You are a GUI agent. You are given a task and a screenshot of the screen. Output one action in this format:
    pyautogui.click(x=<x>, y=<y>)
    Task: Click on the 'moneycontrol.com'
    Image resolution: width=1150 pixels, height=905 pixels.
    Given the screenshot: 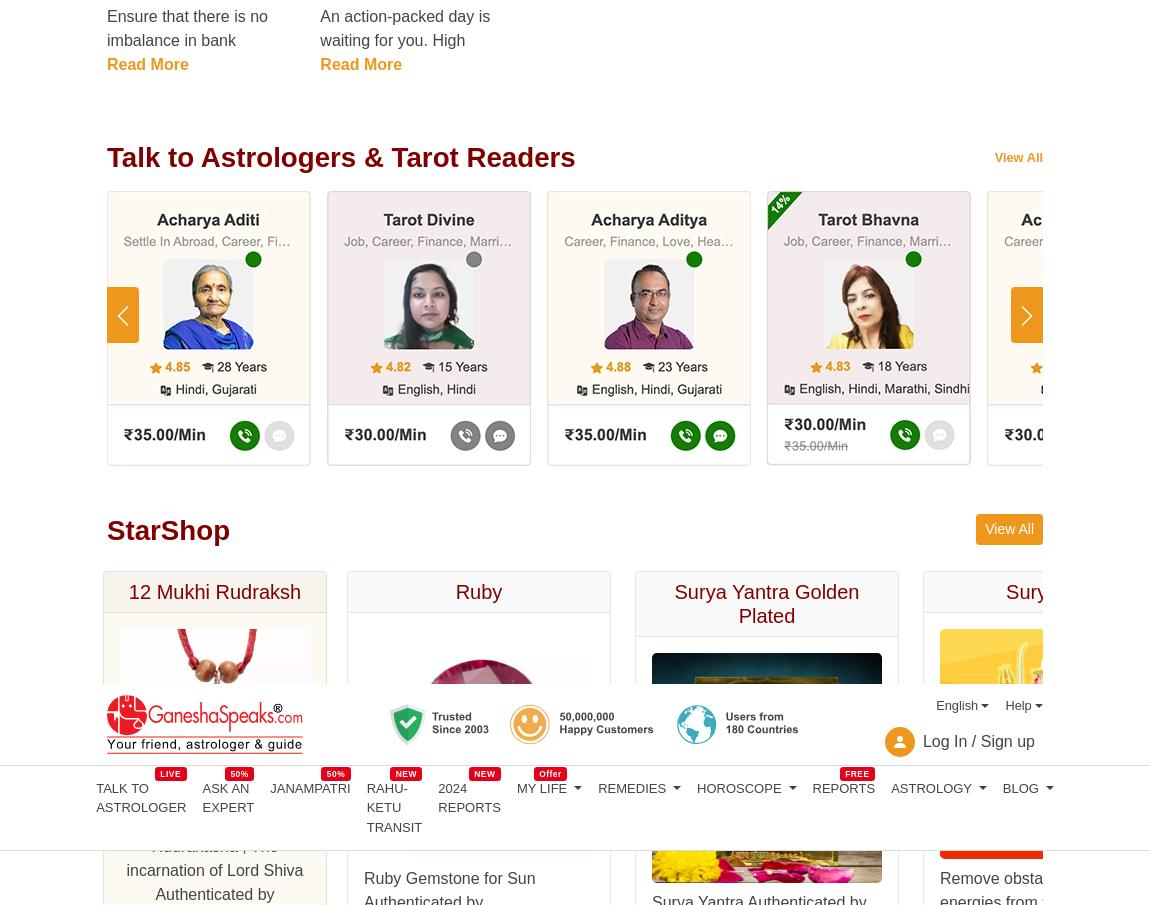 What is the action you would take?
    pyautogui.click(x=804, y=832)
    